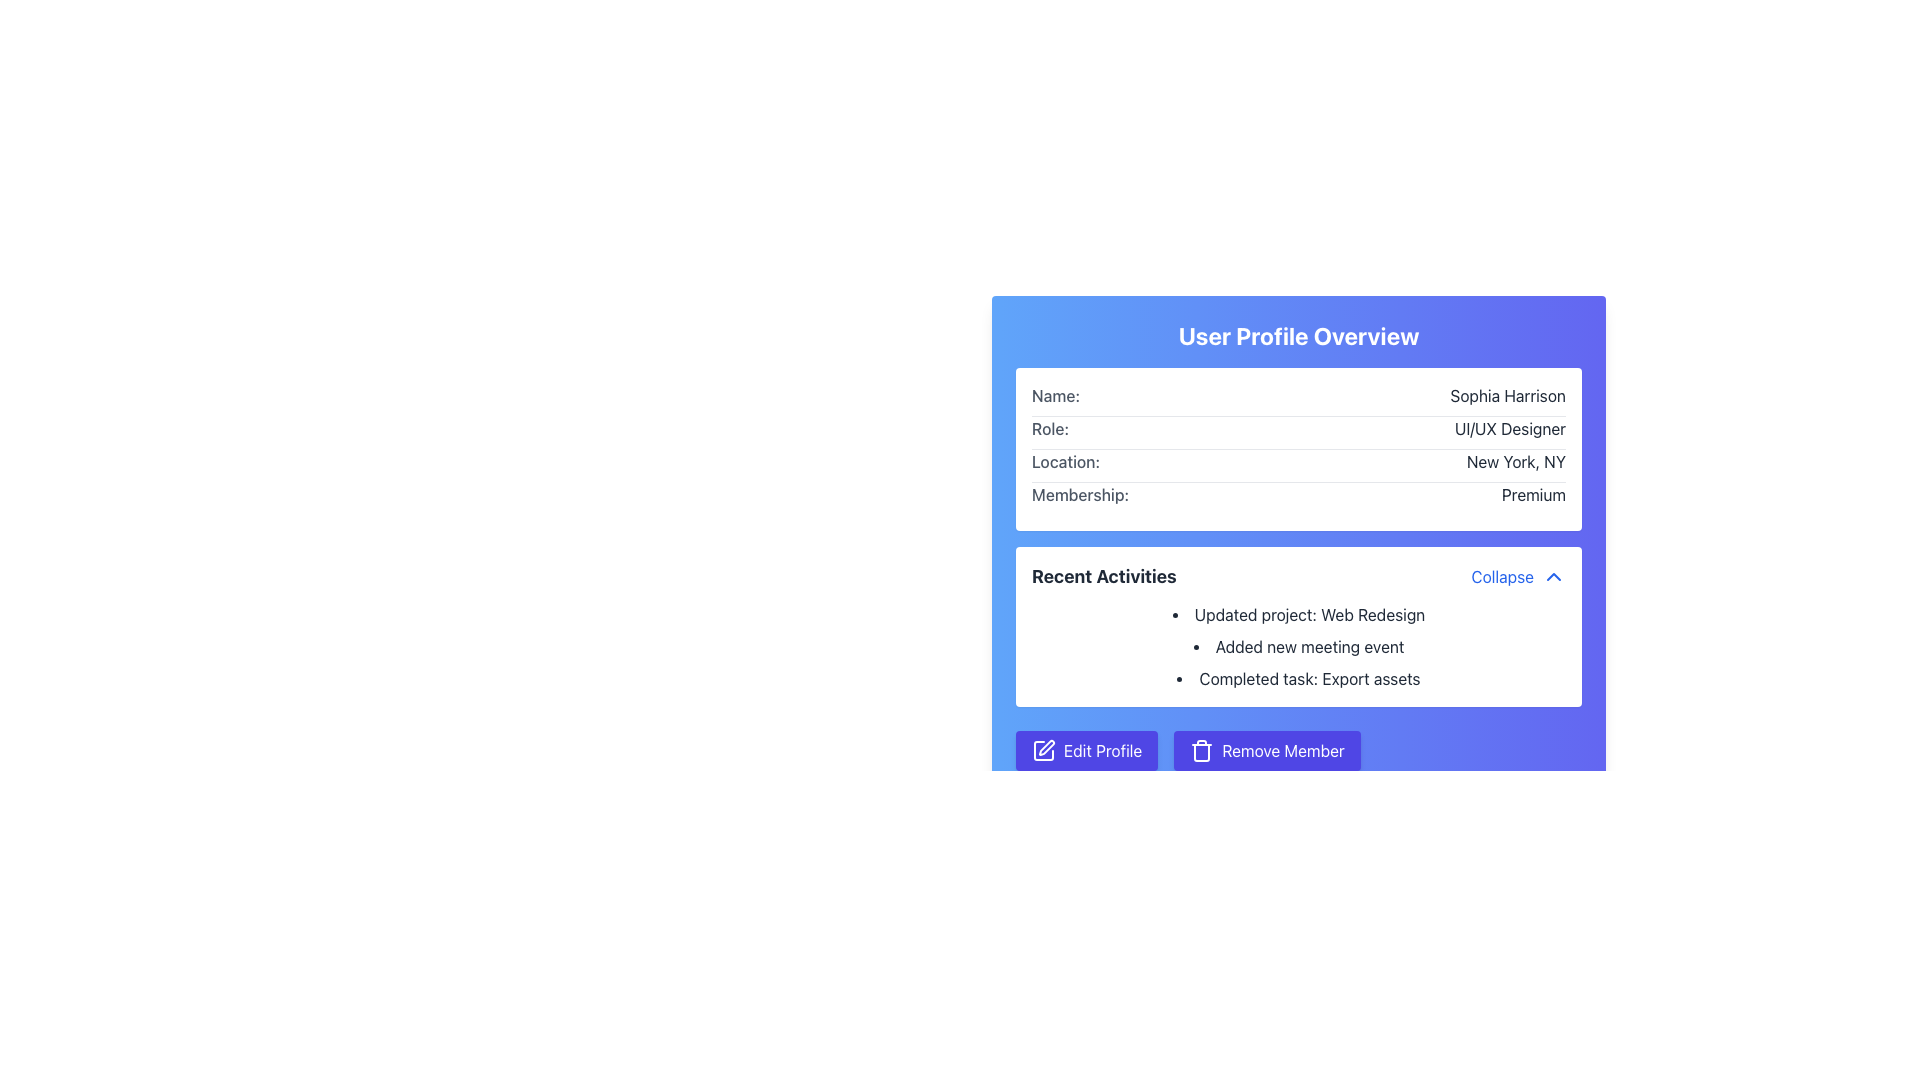 The width and height of the screenshot is (1920, 1080). Describe the element at coordinates (1266, 751) in the screenshot. I see `the rectangular purple button labeled 'Remove Member' with a trash bin icon to observe its hover state` at that location.